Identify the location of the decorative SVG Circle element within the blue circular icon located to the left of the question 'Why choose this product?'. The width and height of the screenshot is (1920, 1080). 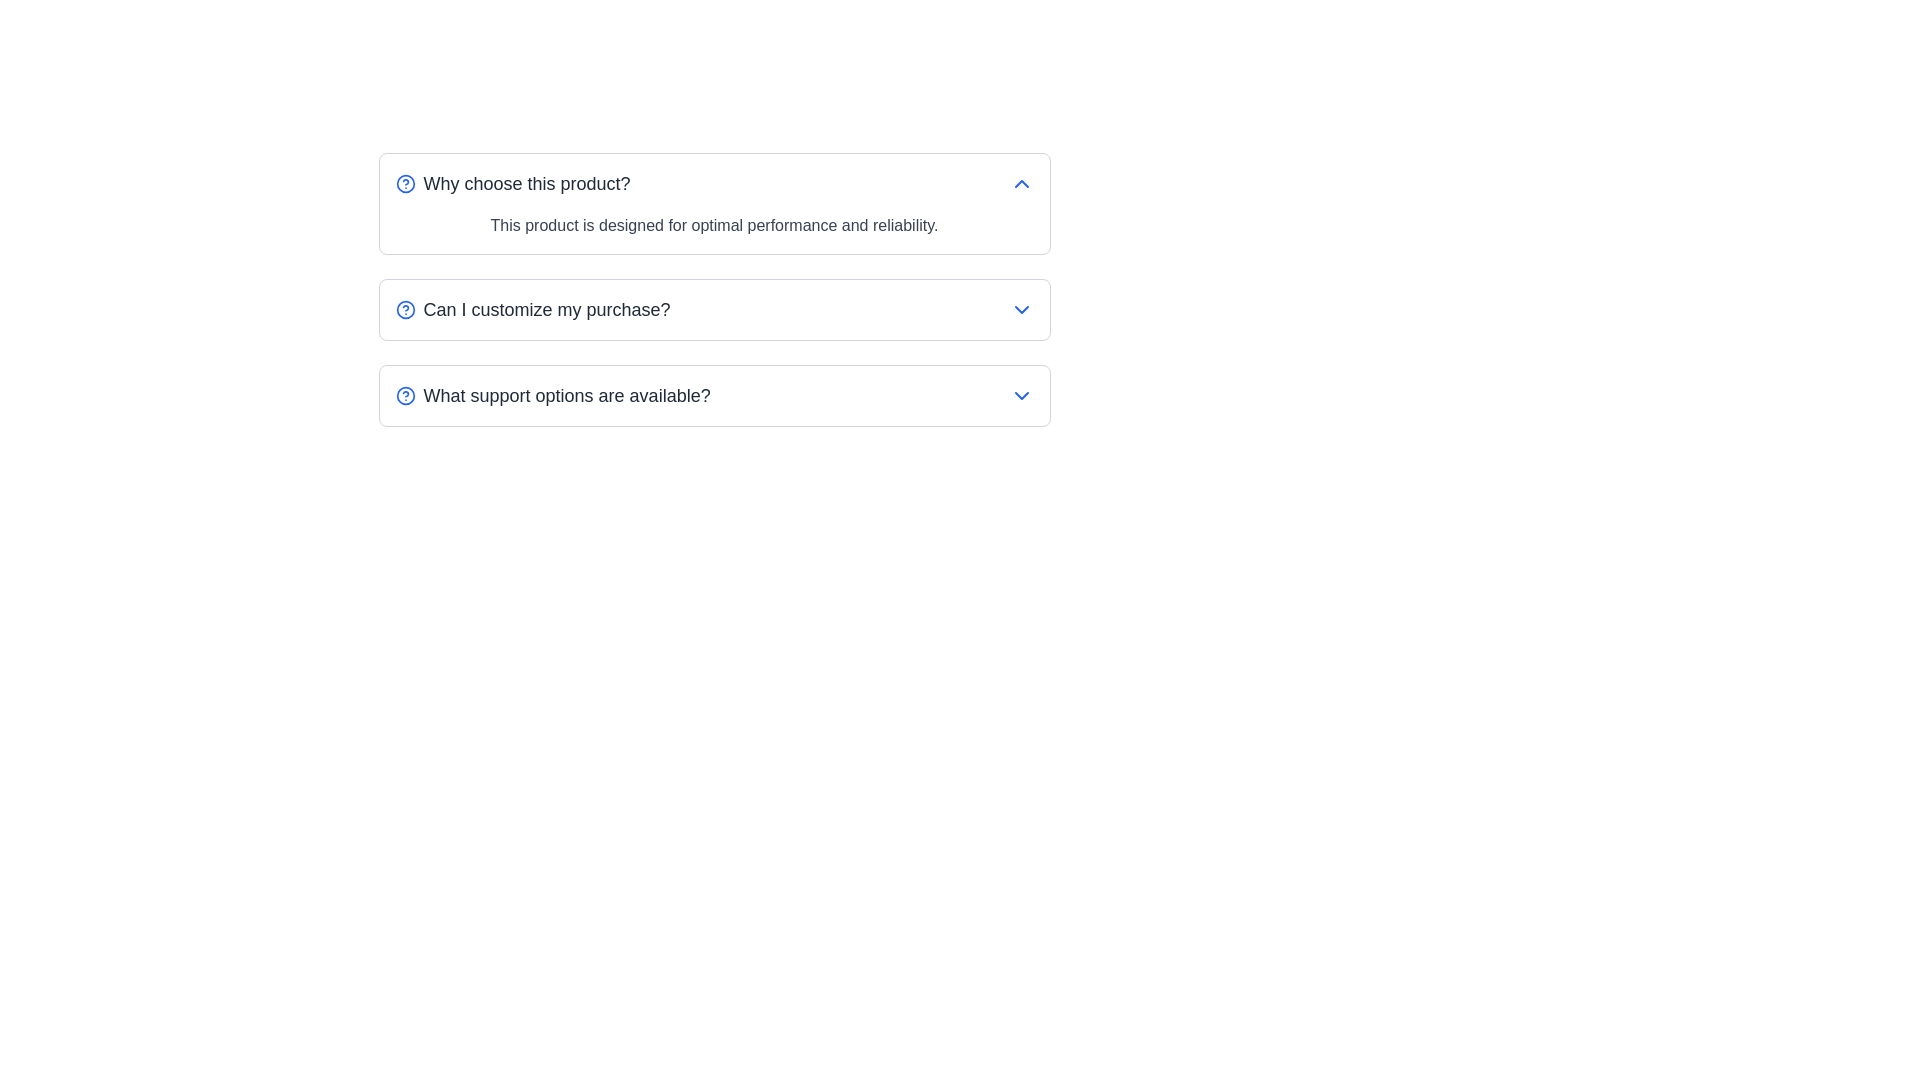
(404, 184).